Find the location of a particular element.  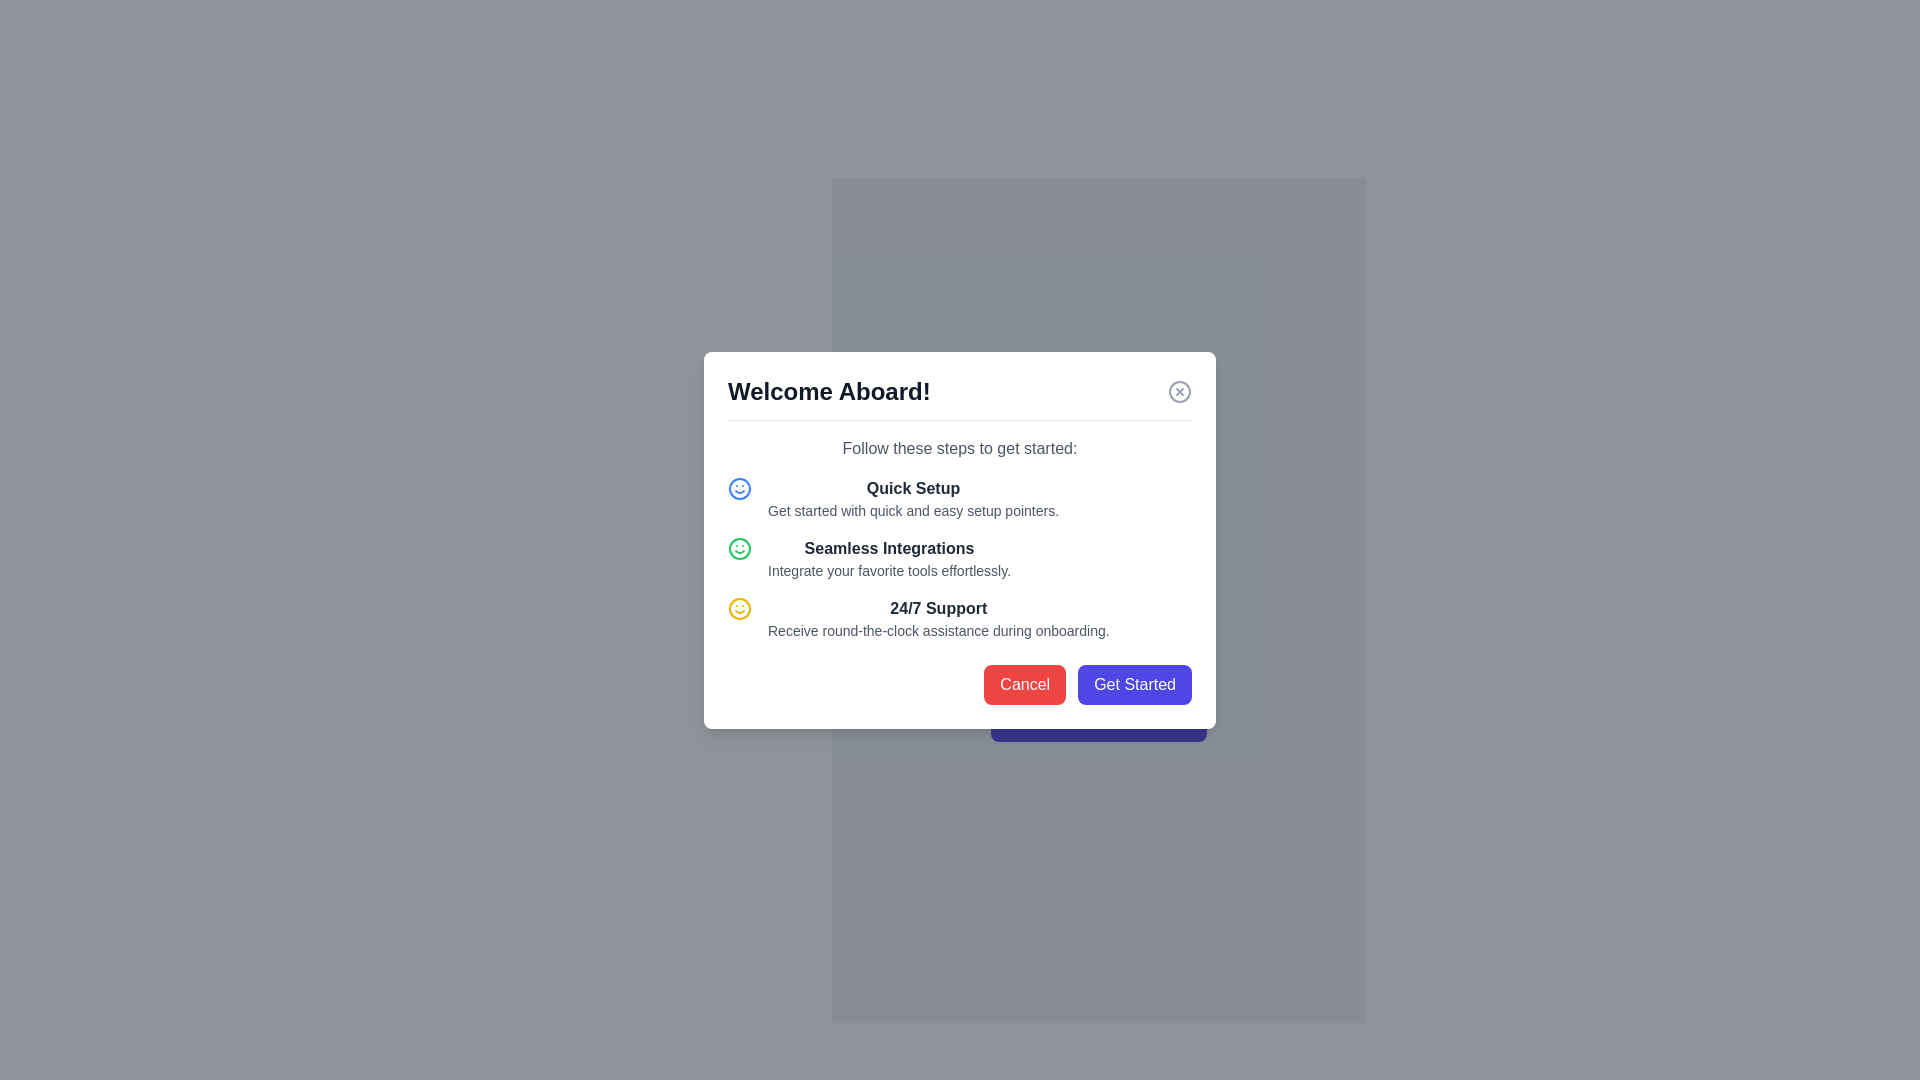

the static text label that serves as an instructional guide for the onboarding steps, positioned below the 'Welcome Aboard!' heading is located at coordinates (960, 447).